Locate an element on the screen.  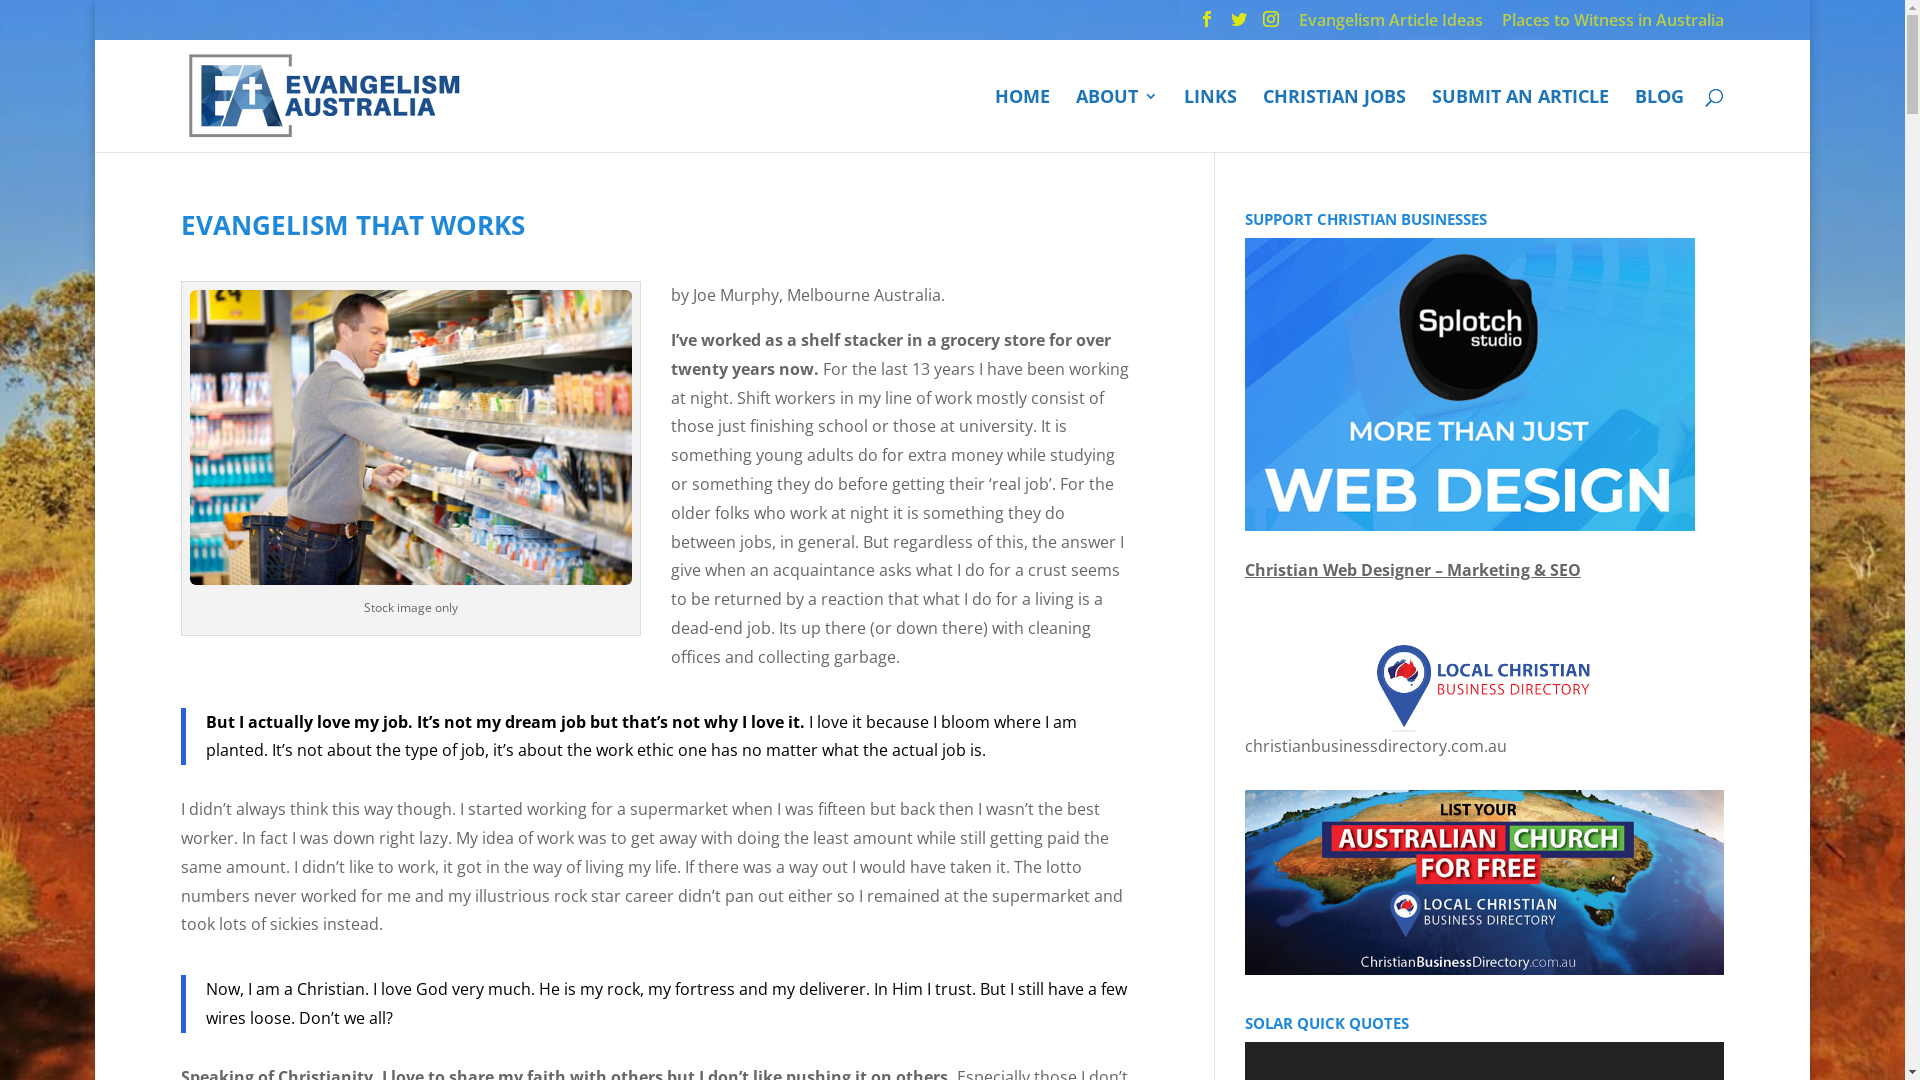
'CHRISTIAN JOBS' is located at coordinates (1334, 120).